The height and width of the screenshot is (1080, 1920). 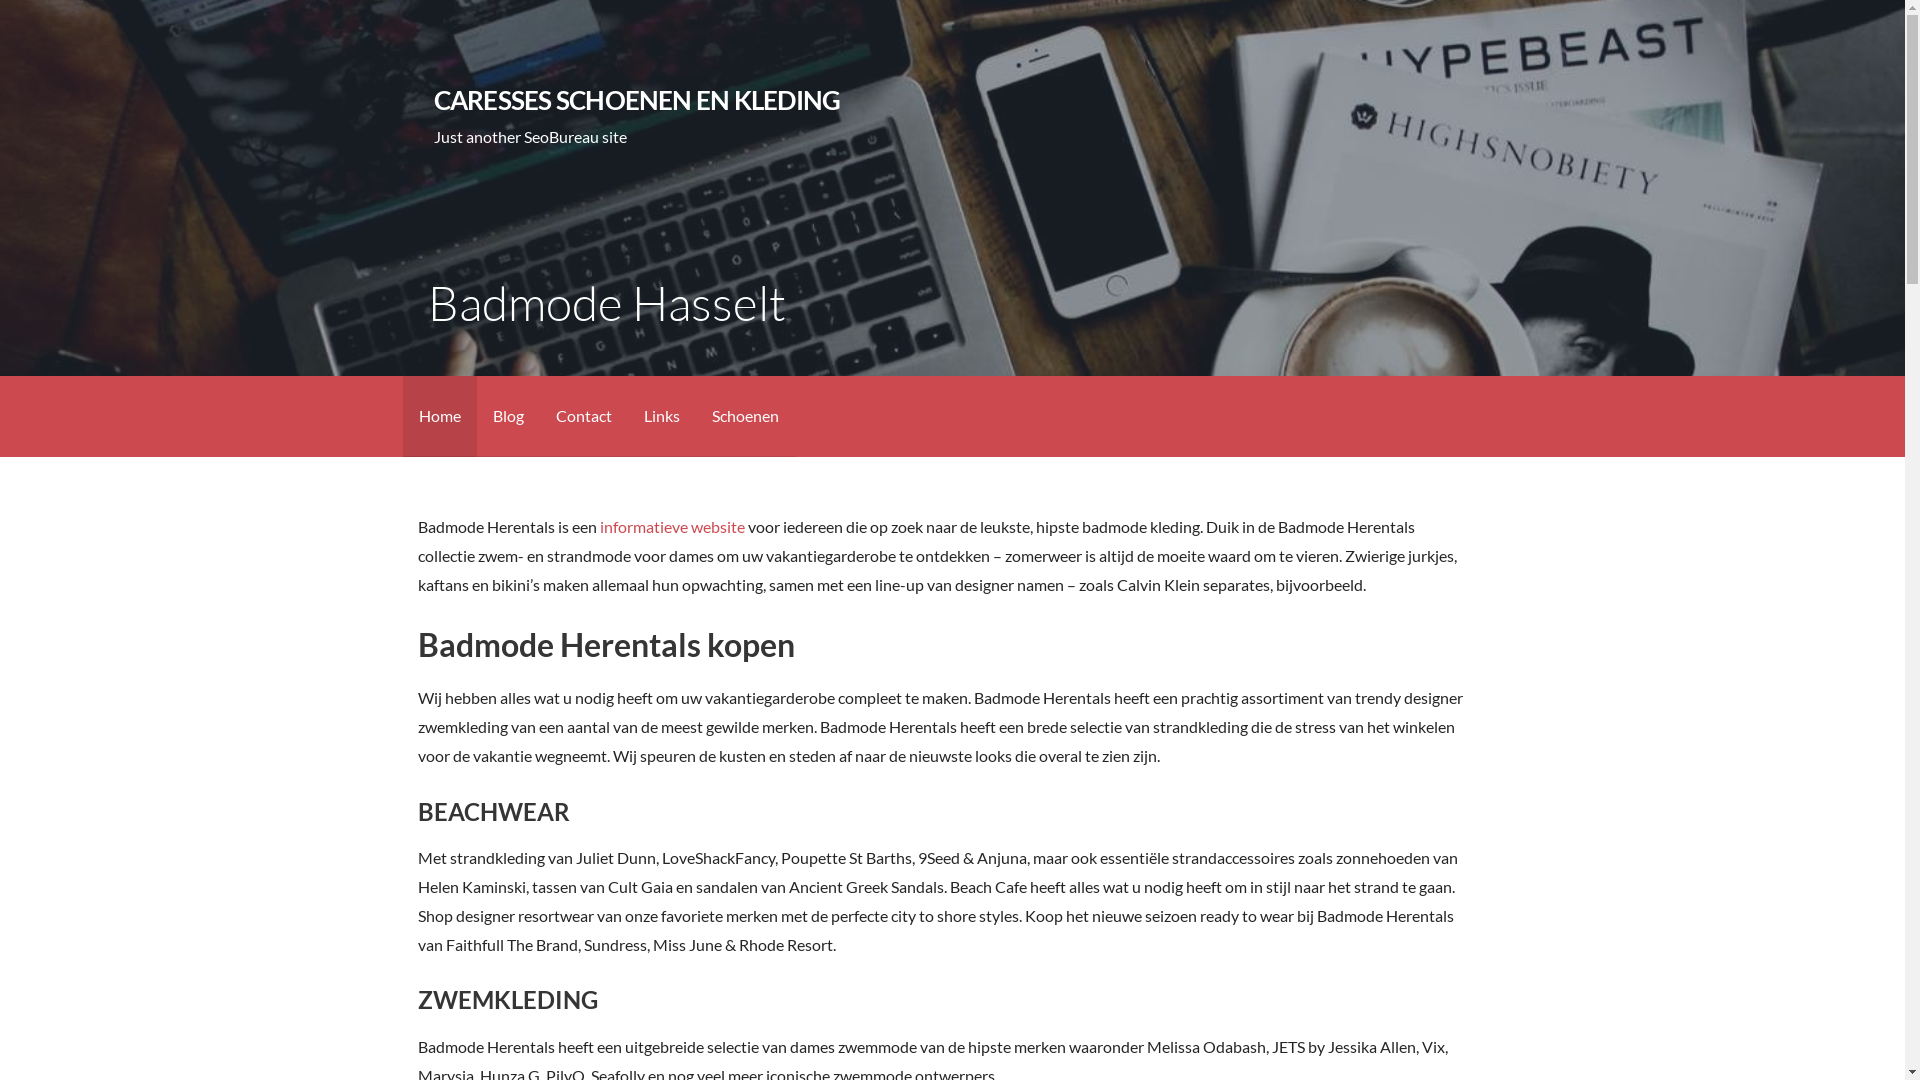 I want to click on 'CARESSES SCHOENEN EN KLEDING', so click(x=636, y=100).